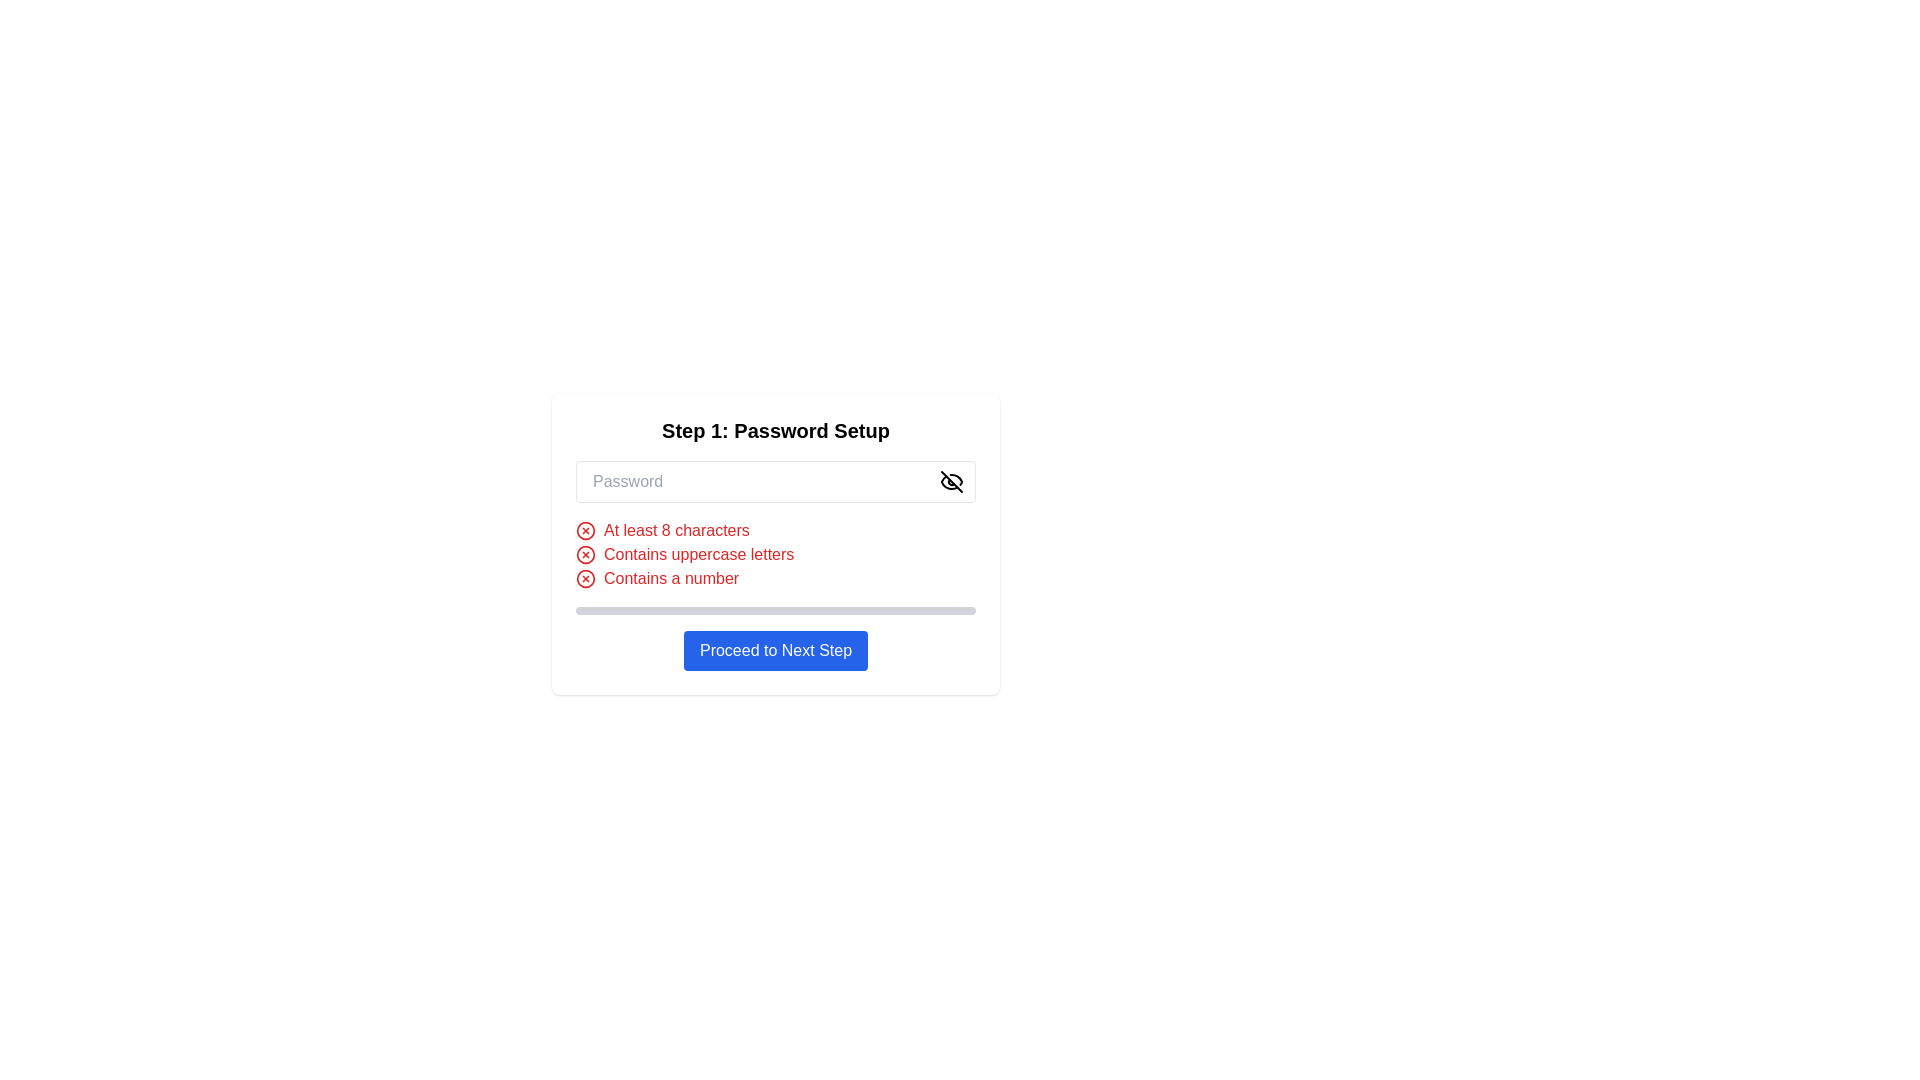 Image resolution: width=1920 pixels, height=1080 pixels. I want to click on the password requirements text component located directly beneath the password input field to potentially trigger a tooltip, so click(775, 555).